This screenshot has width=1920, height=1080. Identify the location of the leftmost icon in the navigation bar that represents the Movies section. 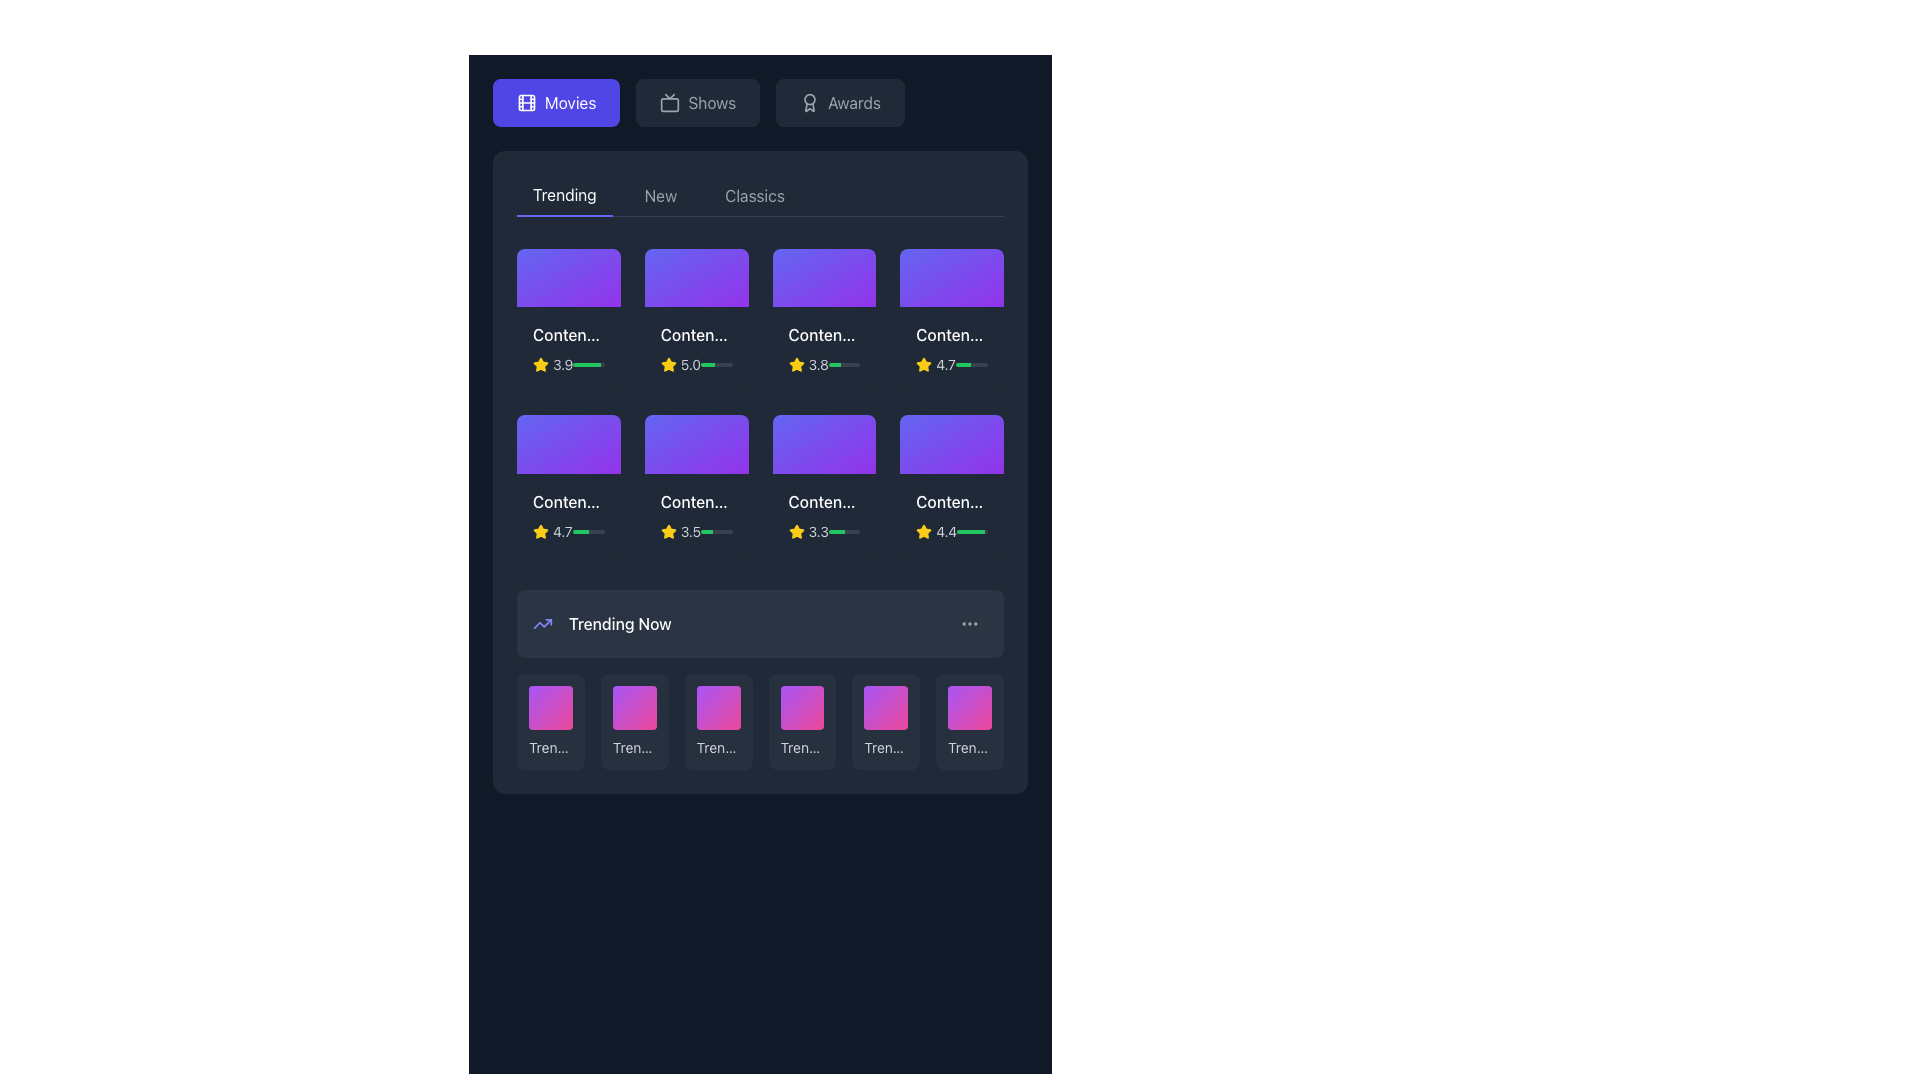
(527, 103).